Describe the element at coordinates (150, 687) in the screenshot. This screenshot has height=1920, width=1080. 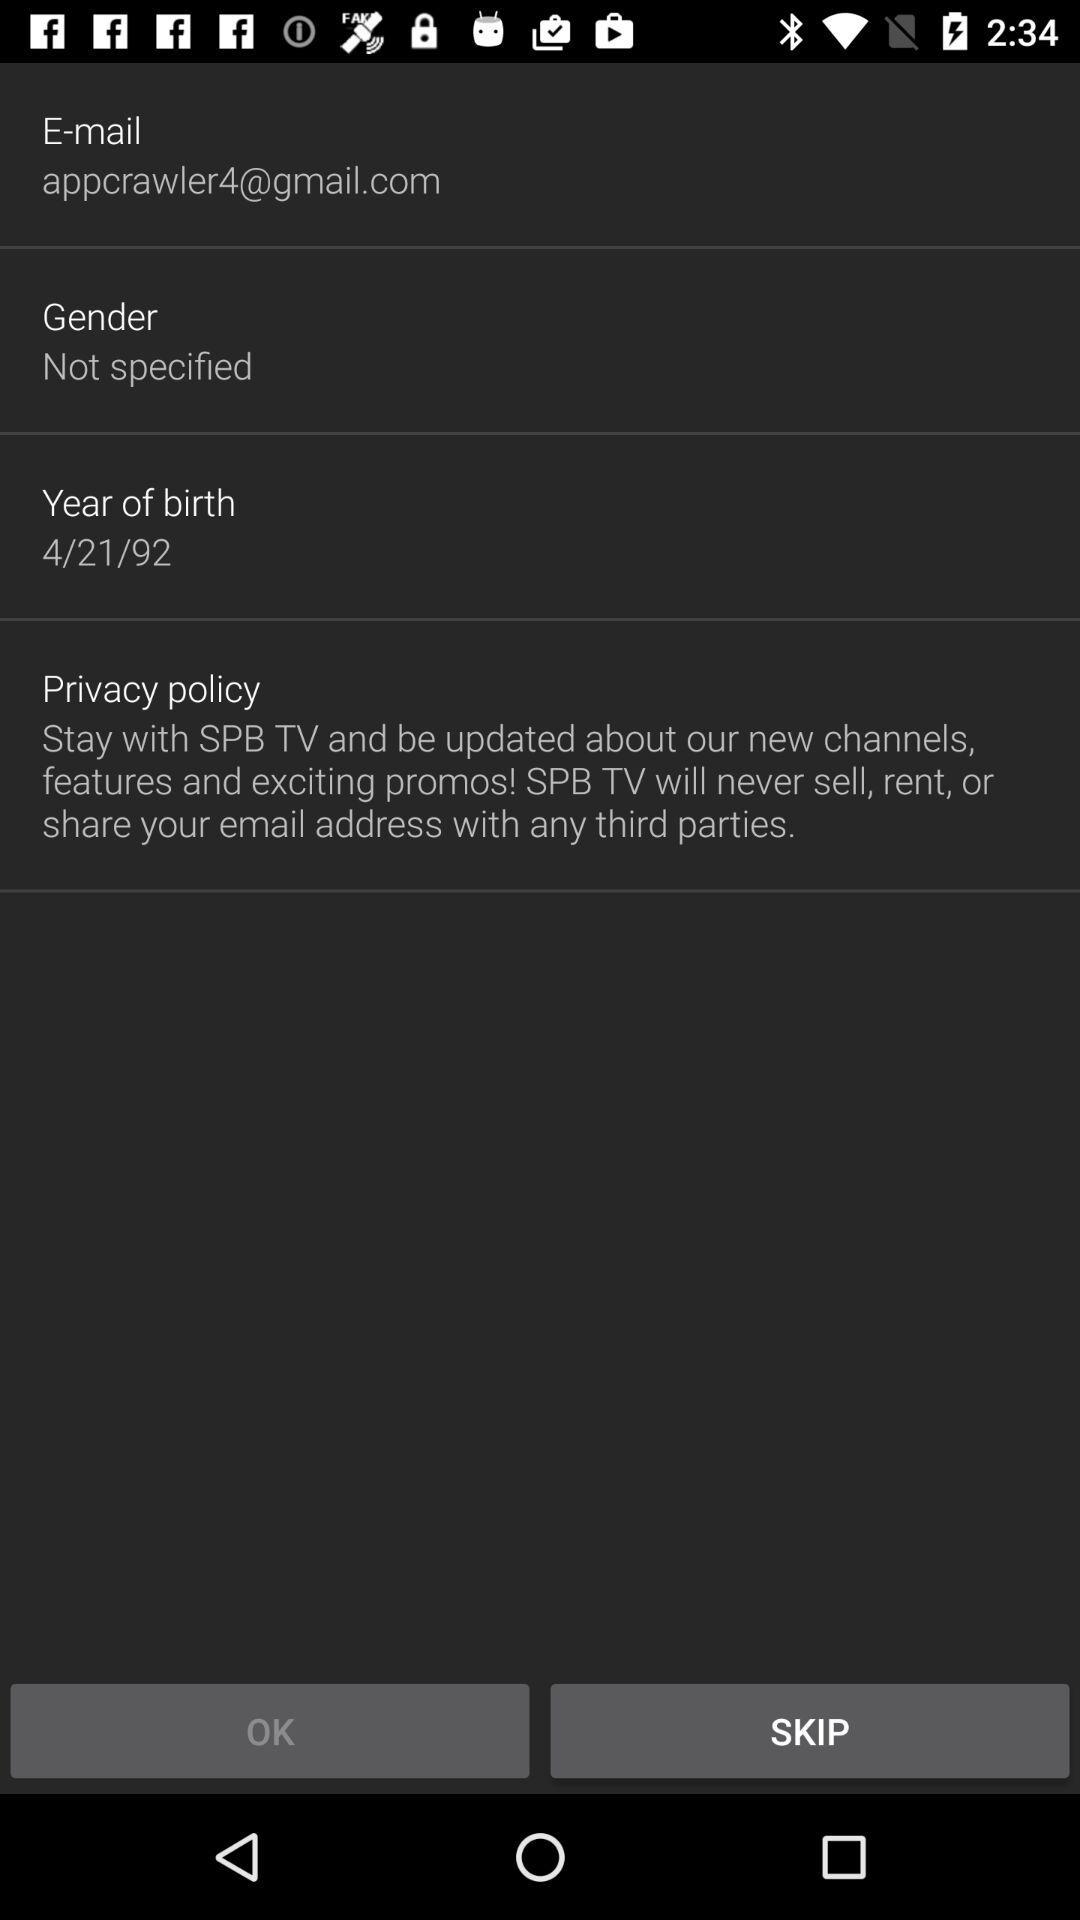
I see `privacy policy` at that location.